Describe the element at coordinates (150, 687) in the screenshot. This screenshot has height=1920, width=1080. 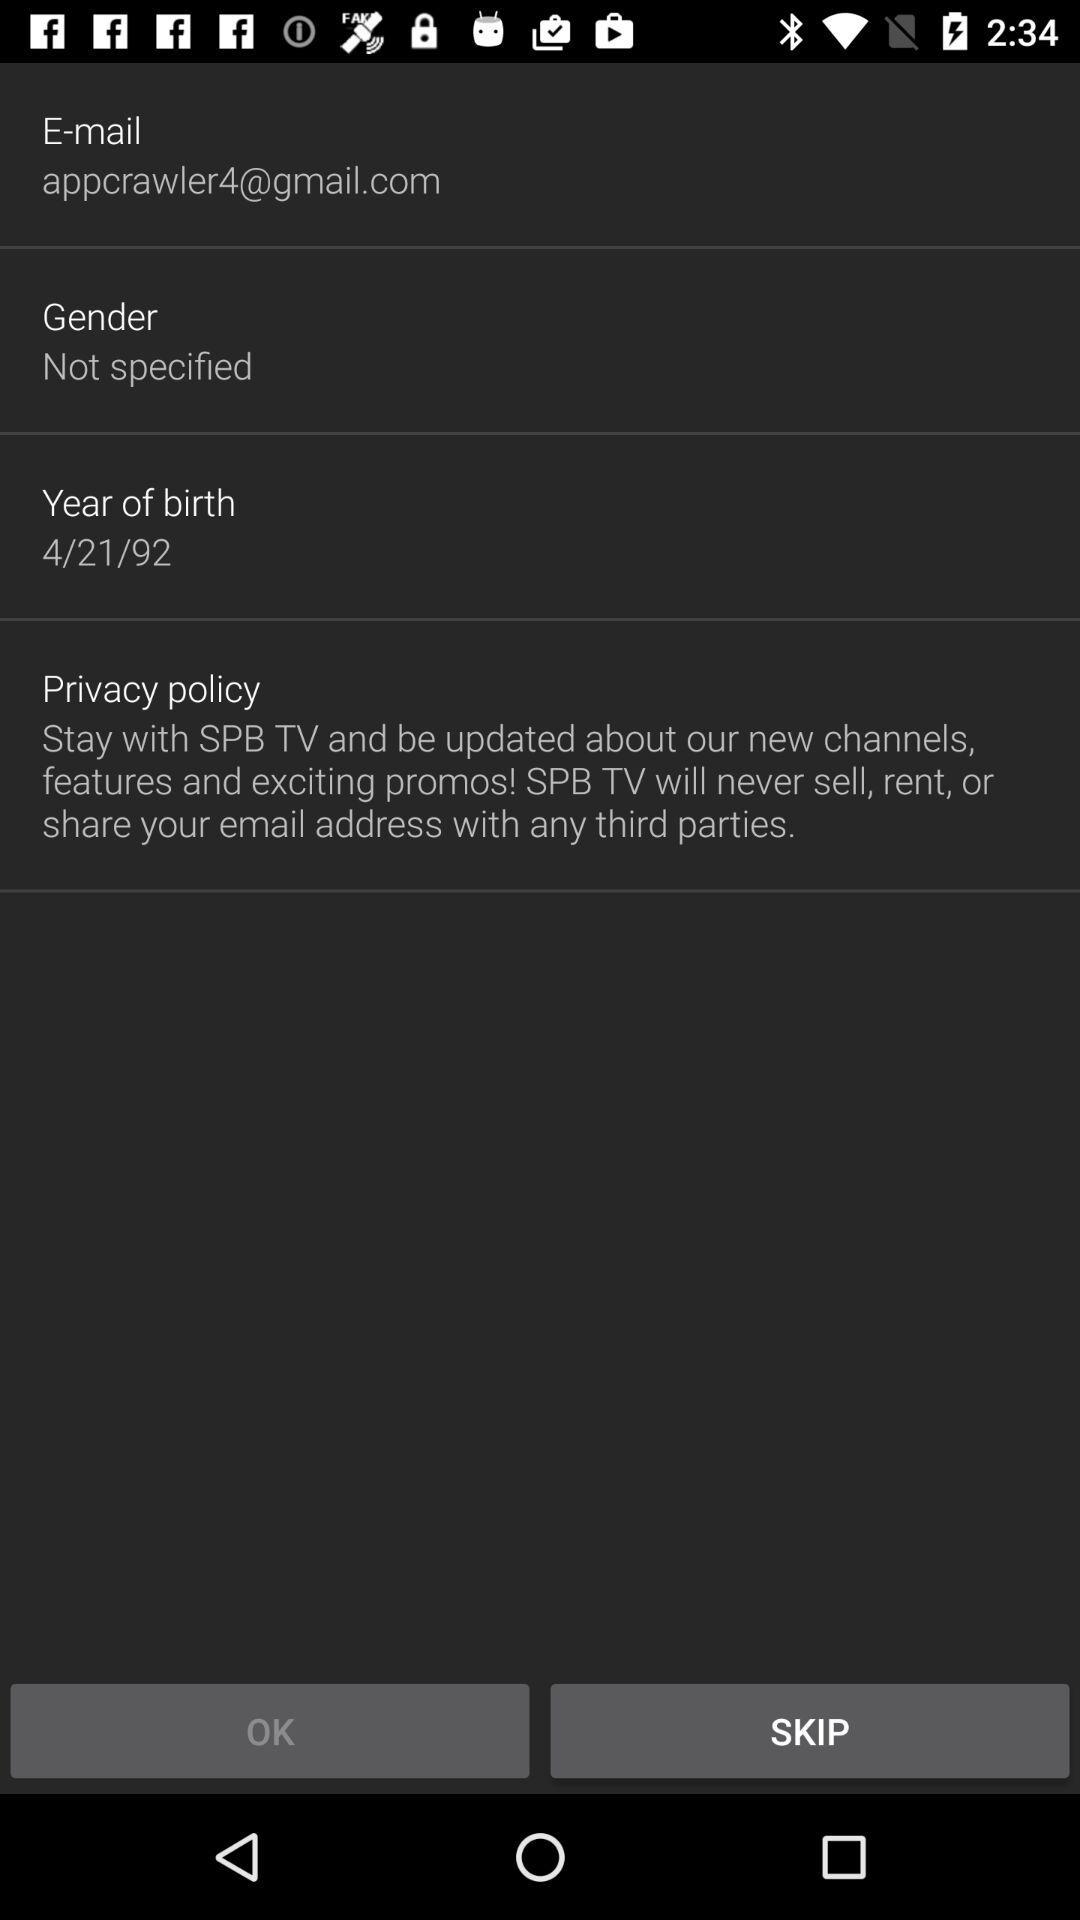
I see `privacy policy` at that location.